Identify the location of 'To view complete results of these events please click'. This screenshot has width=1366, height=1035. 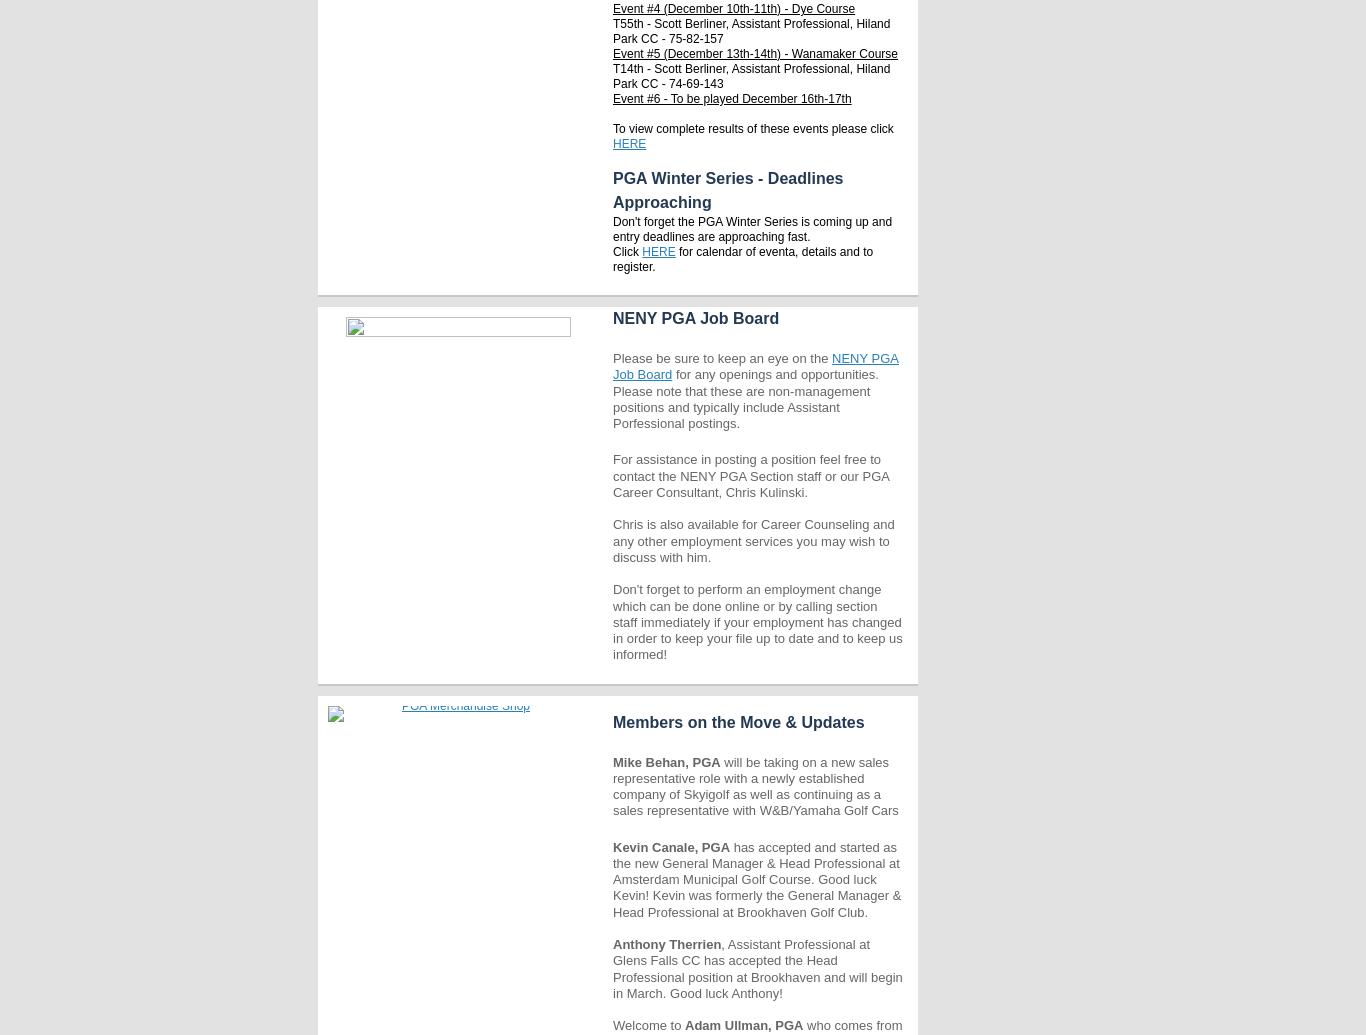
(752, 128).